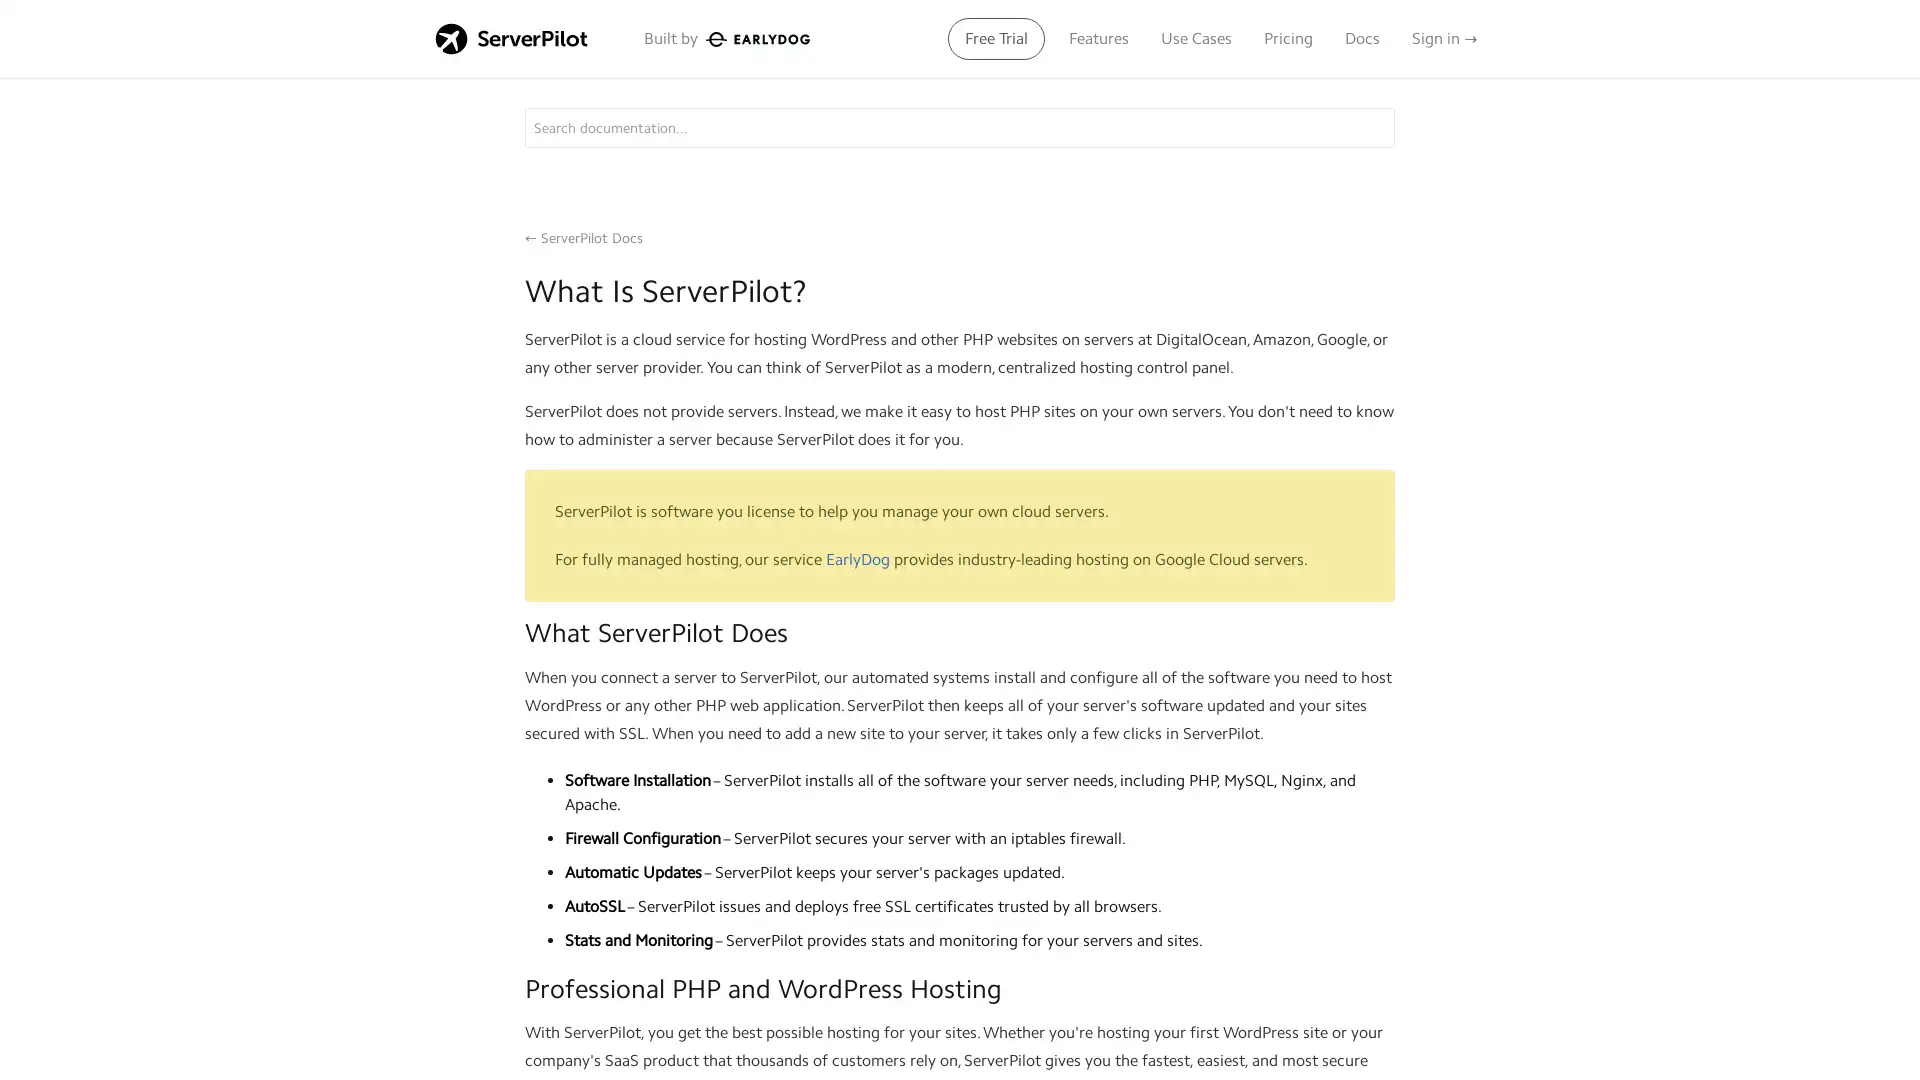 Image resolution: width=1920 pixels, height=1080 pixels. Describe the element at coordinates (1288, 38) in the screenshot. I see `Pricing` at that location.